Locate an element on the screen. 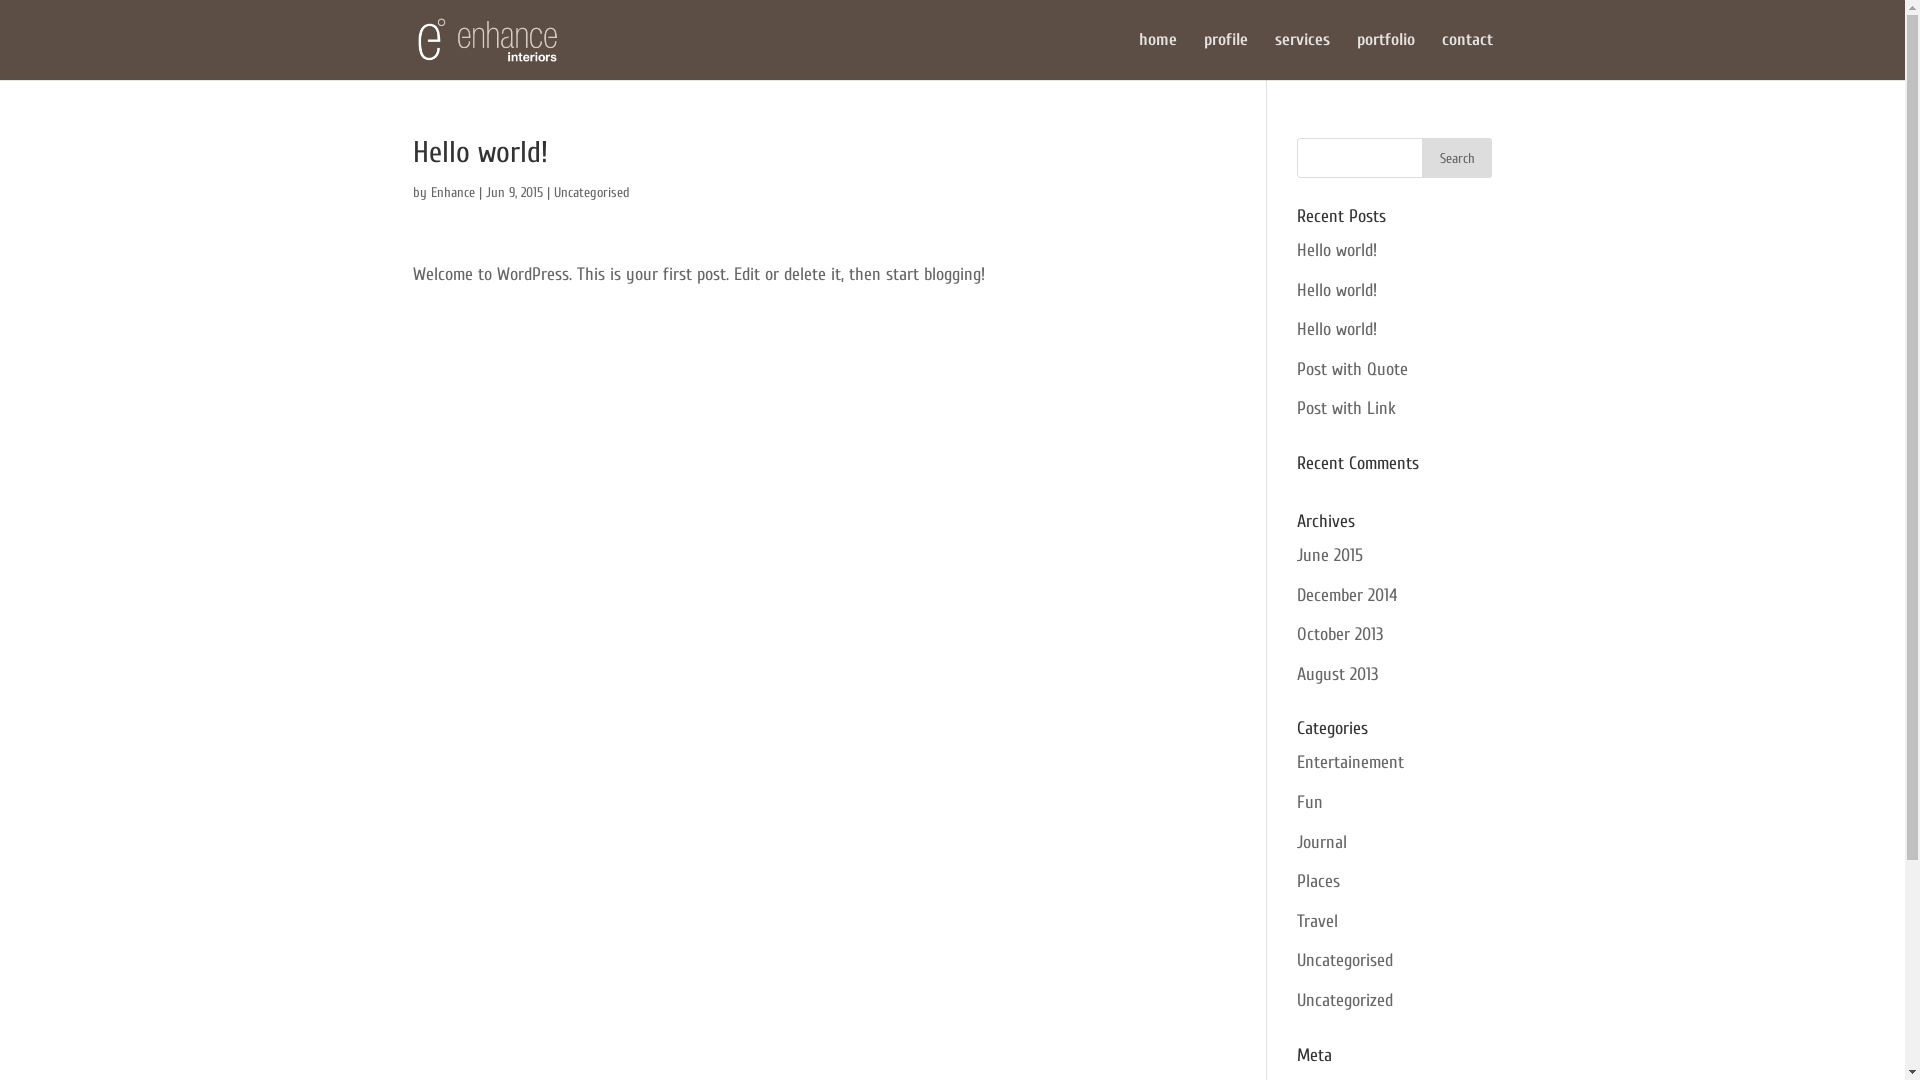 The height and width of the screenshot is (1080, 1920). 'Search' is located at coordinates (1457, 157).